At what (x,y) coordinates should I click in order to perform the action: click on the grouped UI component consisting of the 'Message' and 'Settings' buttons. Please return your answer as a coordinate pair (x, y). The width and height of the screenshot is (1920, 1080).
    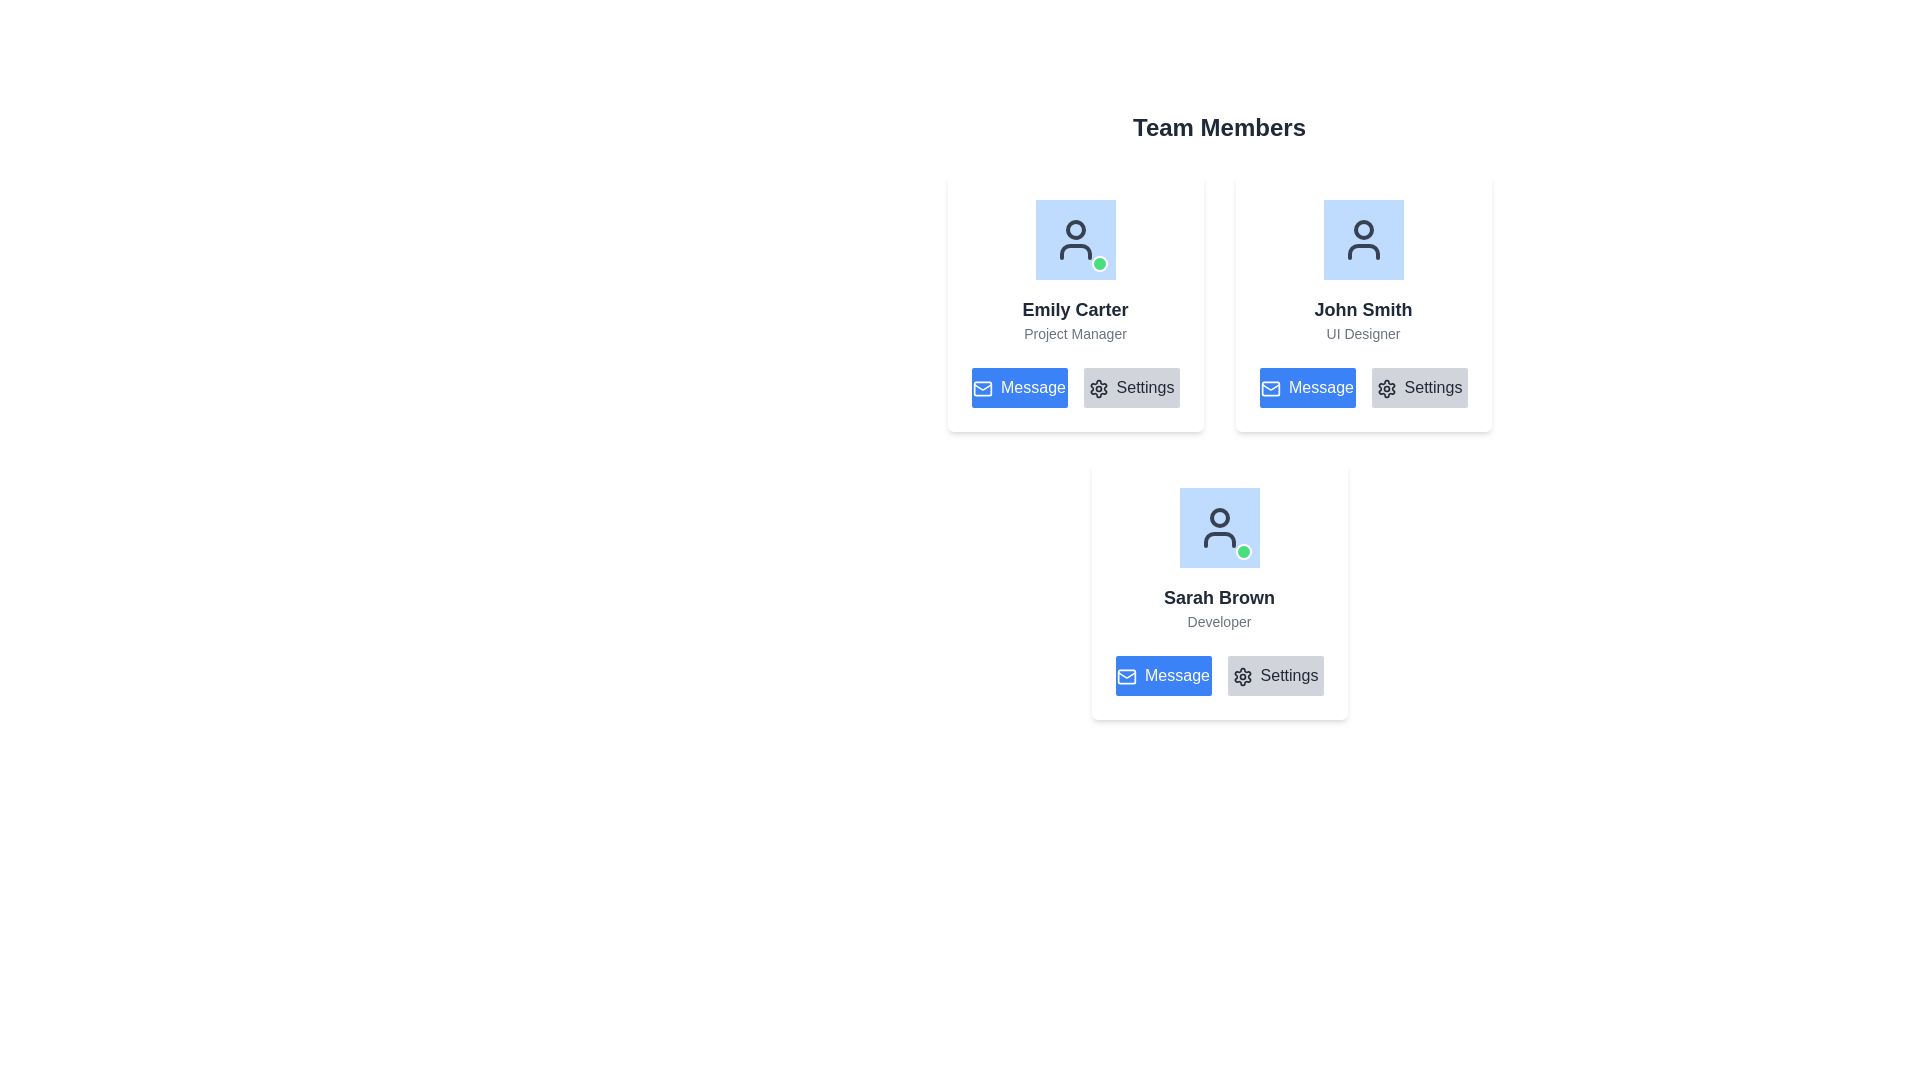
    Looking at the image, I should click on (1362, 388).